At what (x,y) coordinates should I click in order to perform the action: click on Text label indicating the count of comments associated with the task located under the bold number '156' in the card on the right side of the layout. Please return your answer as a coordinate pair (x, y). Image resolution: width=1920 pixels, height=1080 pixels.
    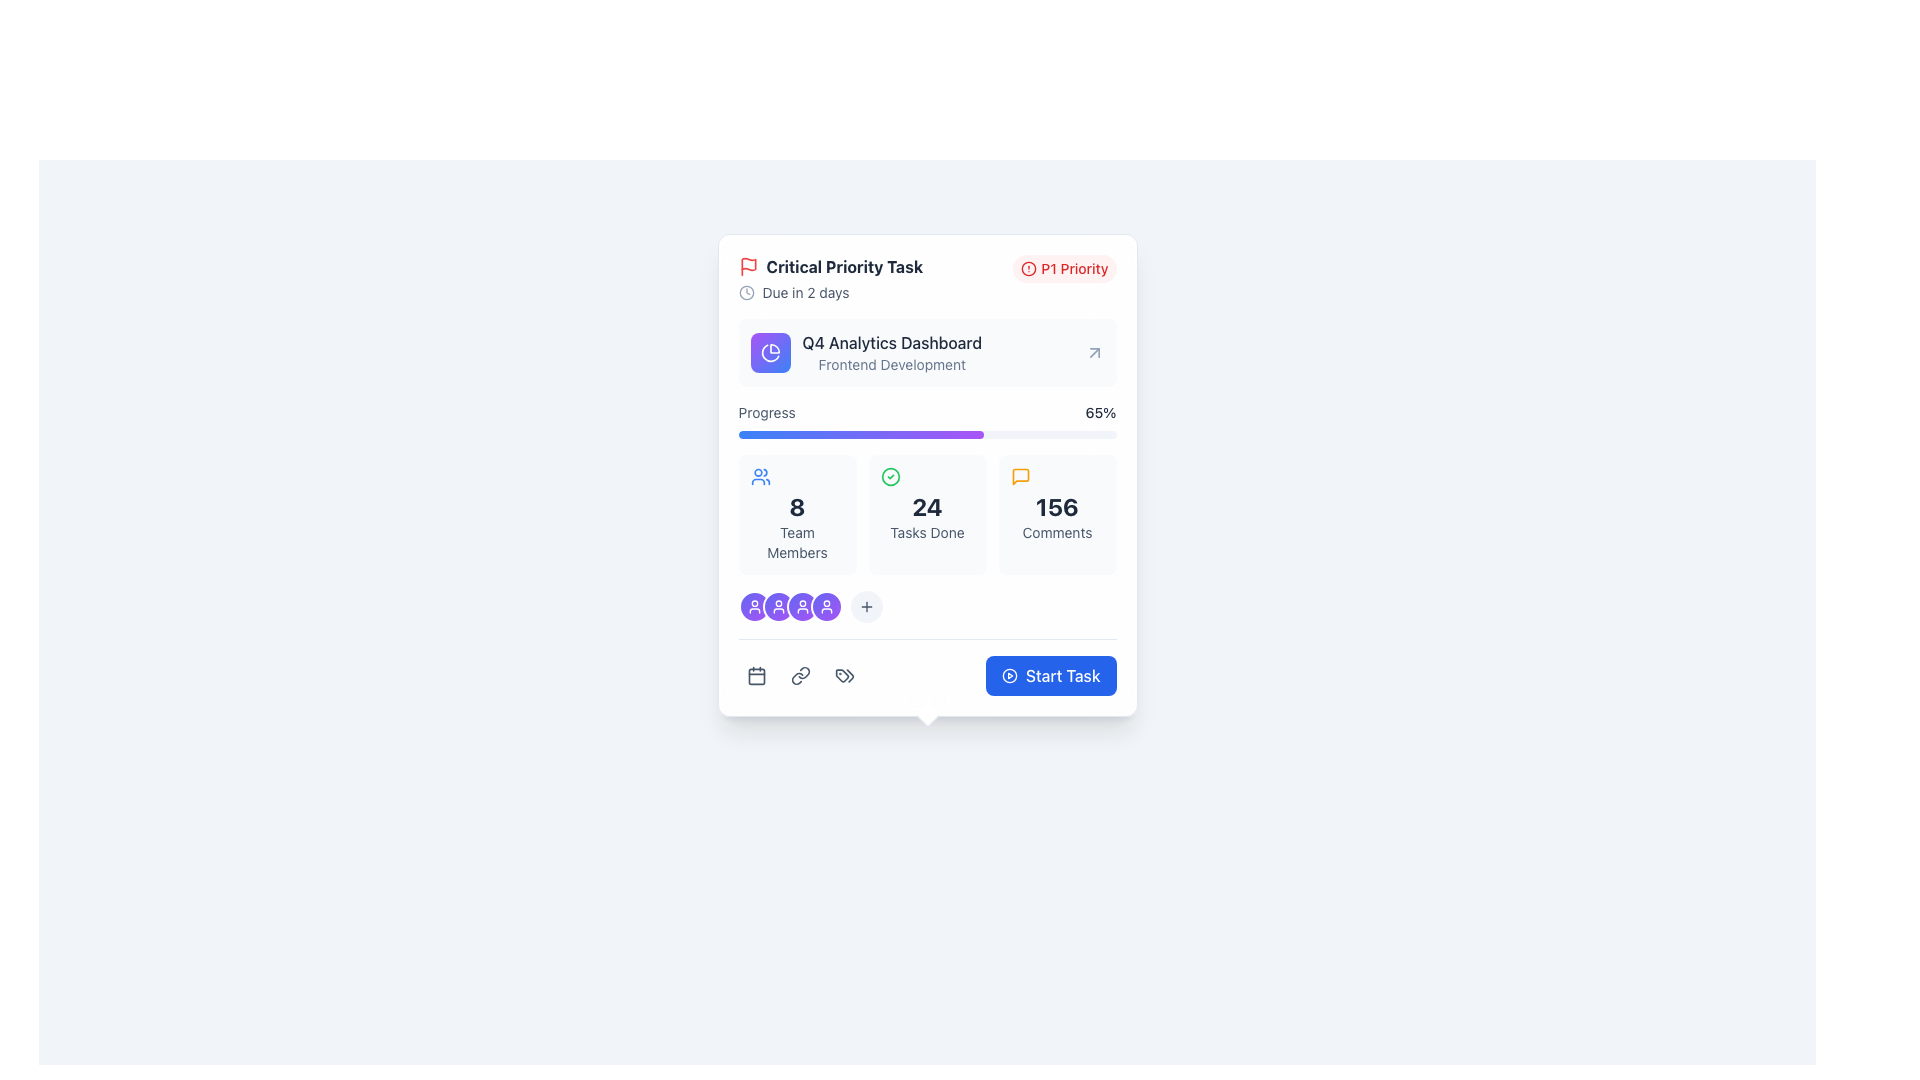
    Looking at the image, I should click on (1056, 531).